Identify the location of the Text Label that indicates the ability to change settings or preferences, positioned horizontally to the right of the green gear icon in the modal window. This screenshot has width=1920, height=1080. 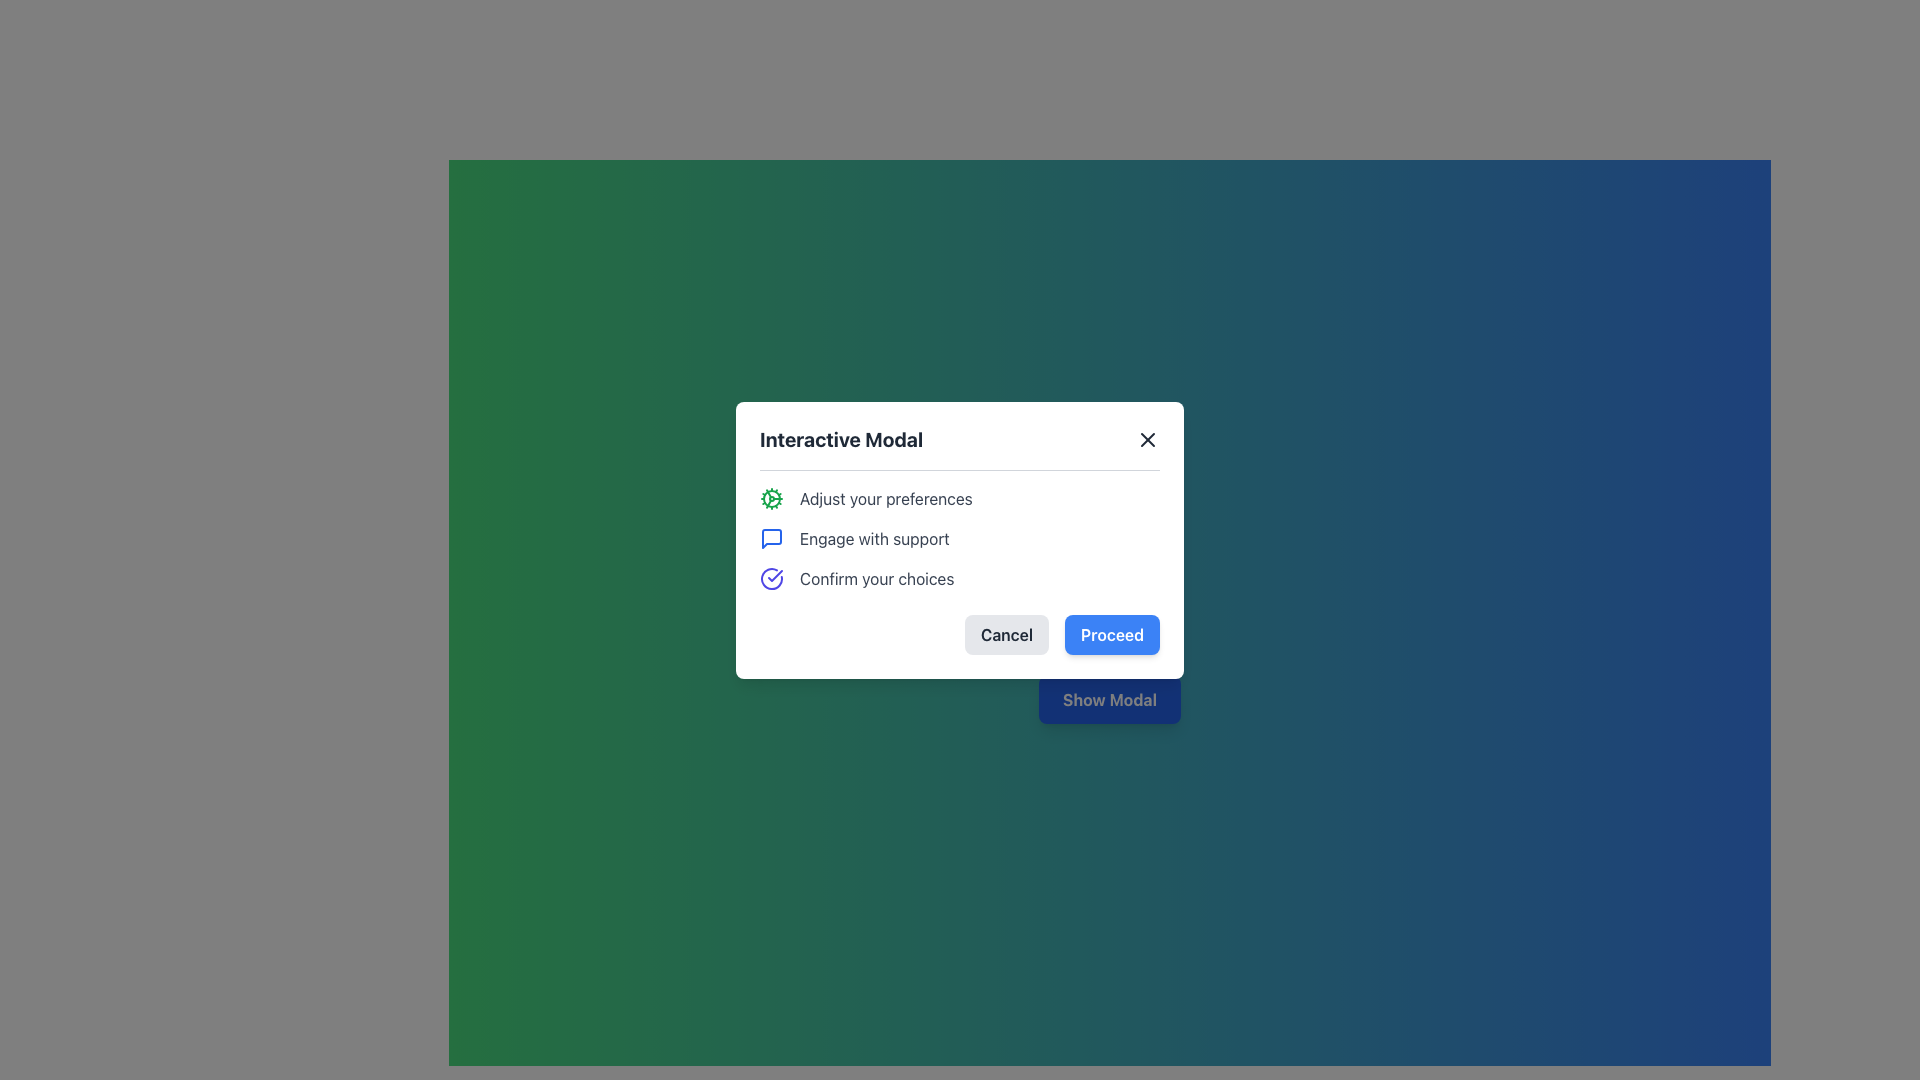
(885, 497).